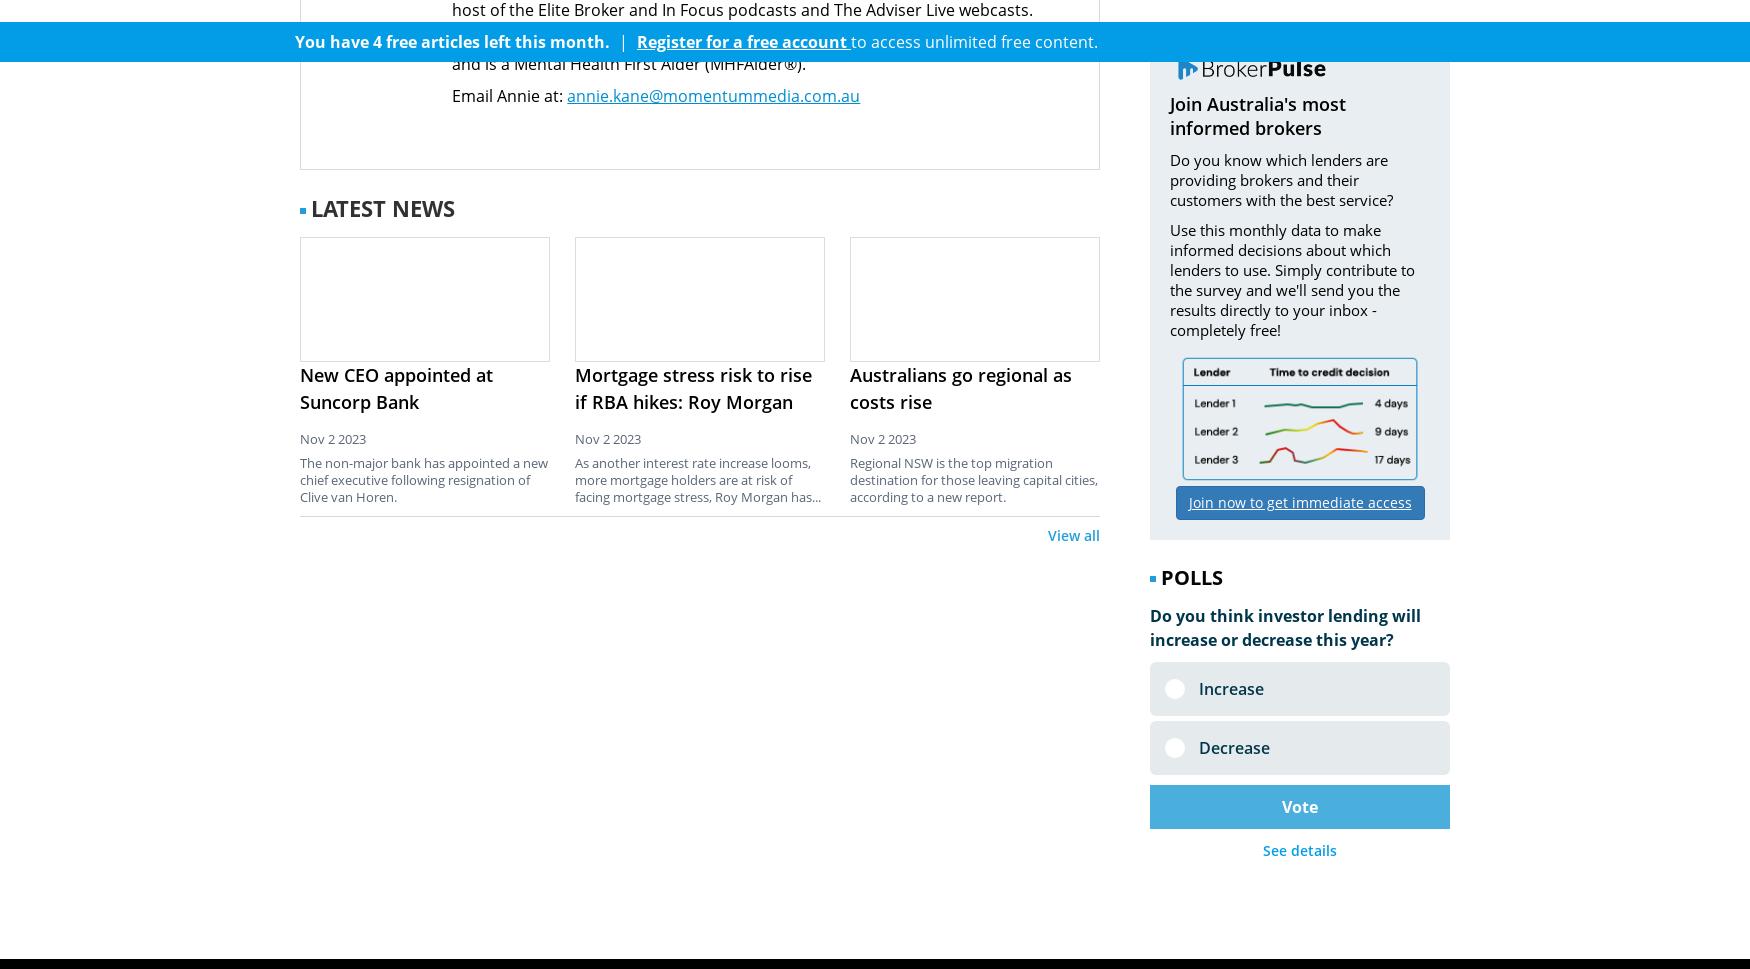 The width and height of the screenshot is (1750, 969). Describe the element at coordinates (395, 387) in the screenshot. I see `'New CEO appointed at Suncorp Bank'` at that location.